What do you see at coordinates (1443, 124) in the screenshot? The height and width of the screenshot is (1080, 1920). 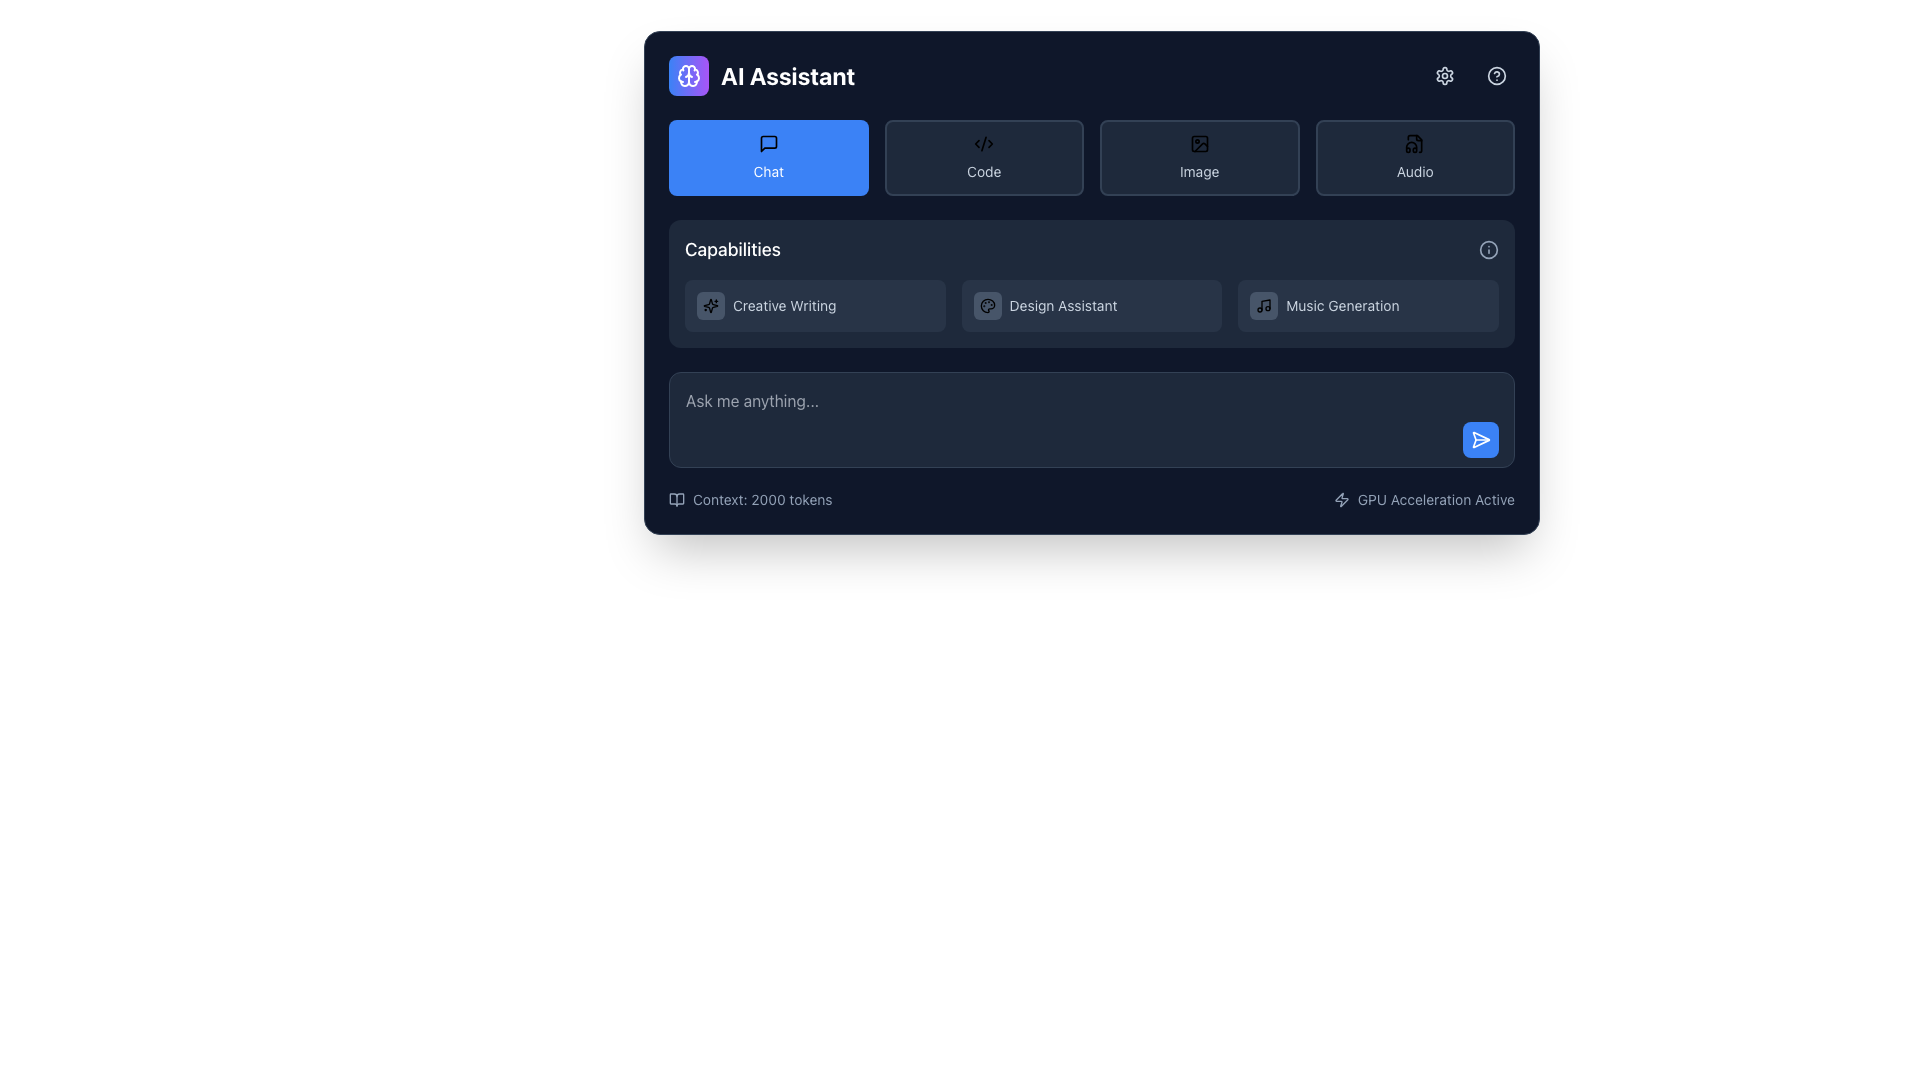 I see `the 'Assistant Settings' tooltip styled in dark theme with rounded corners, displaying light gray text, to activate it` at bounding box center [1443, 124].